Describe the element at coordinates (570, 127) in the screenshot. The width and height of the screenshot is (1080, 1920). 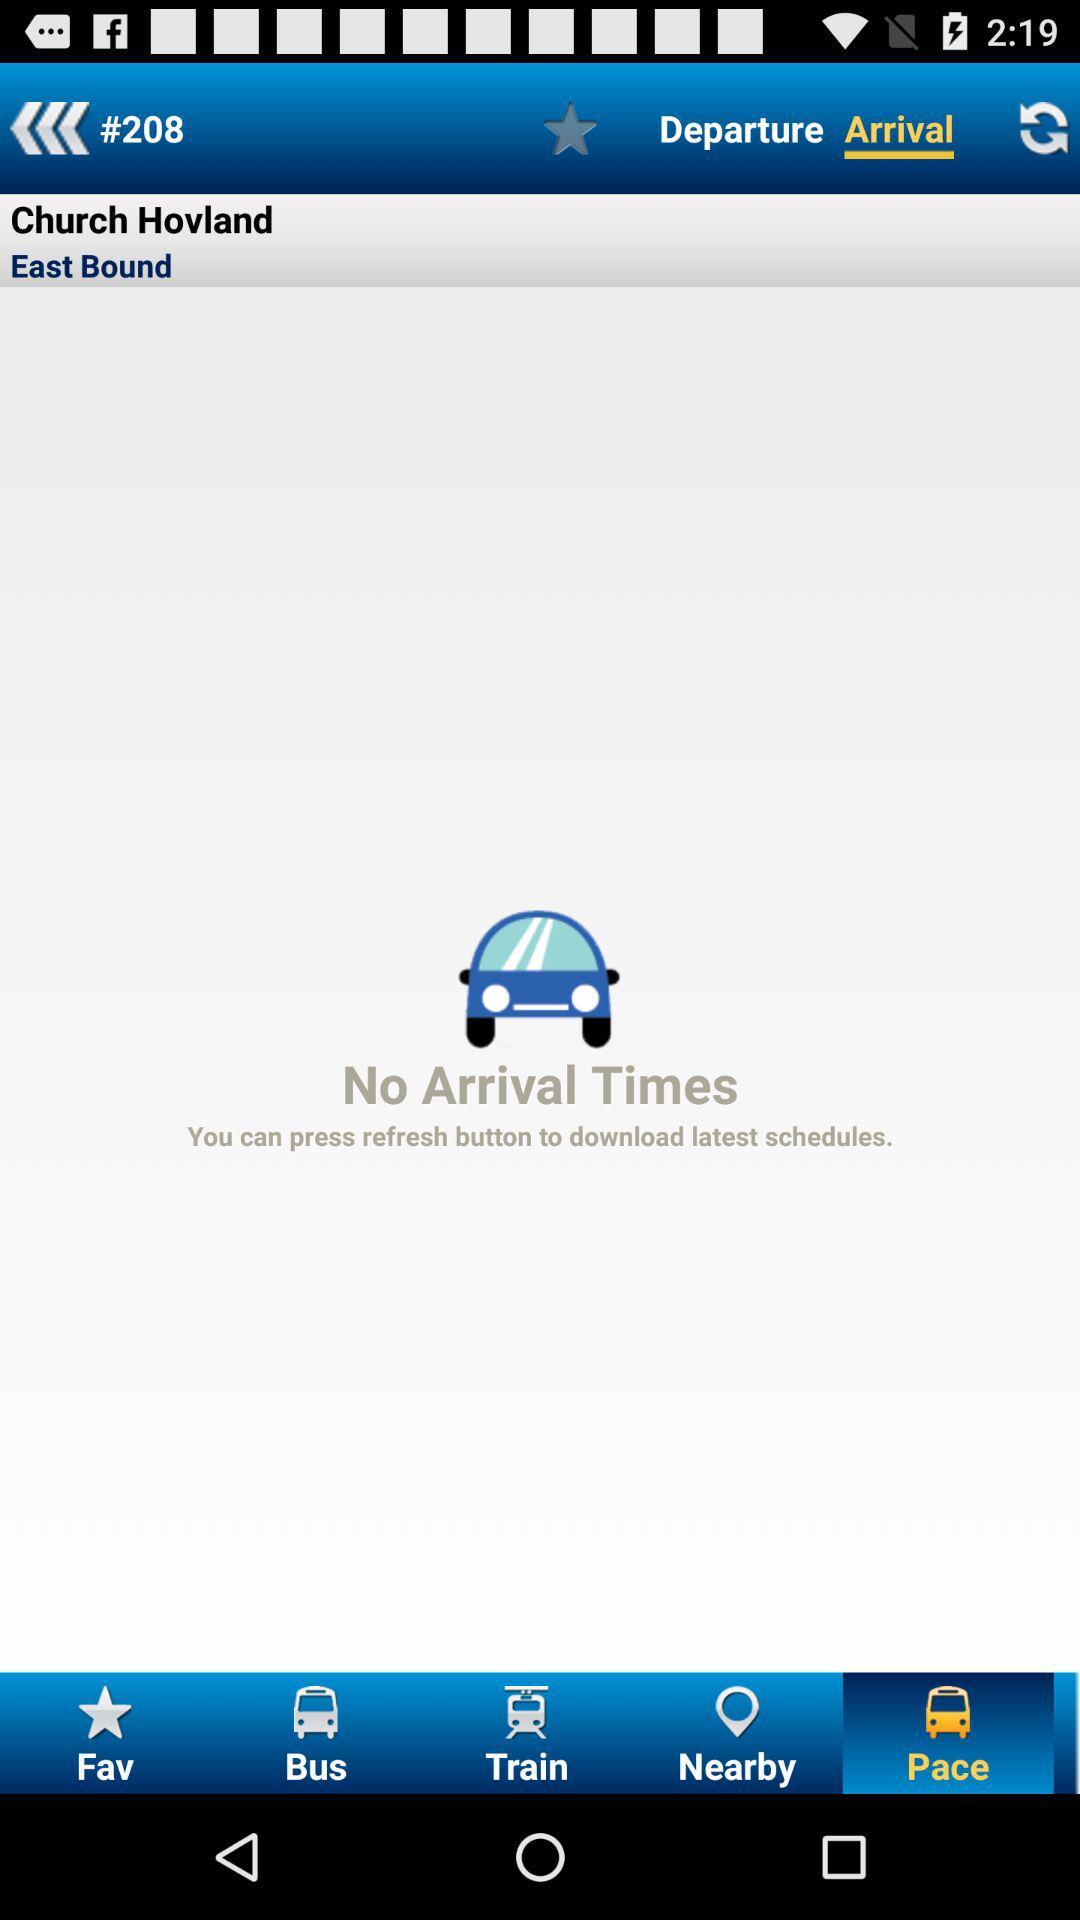
I see `mark as favorite` at that location.